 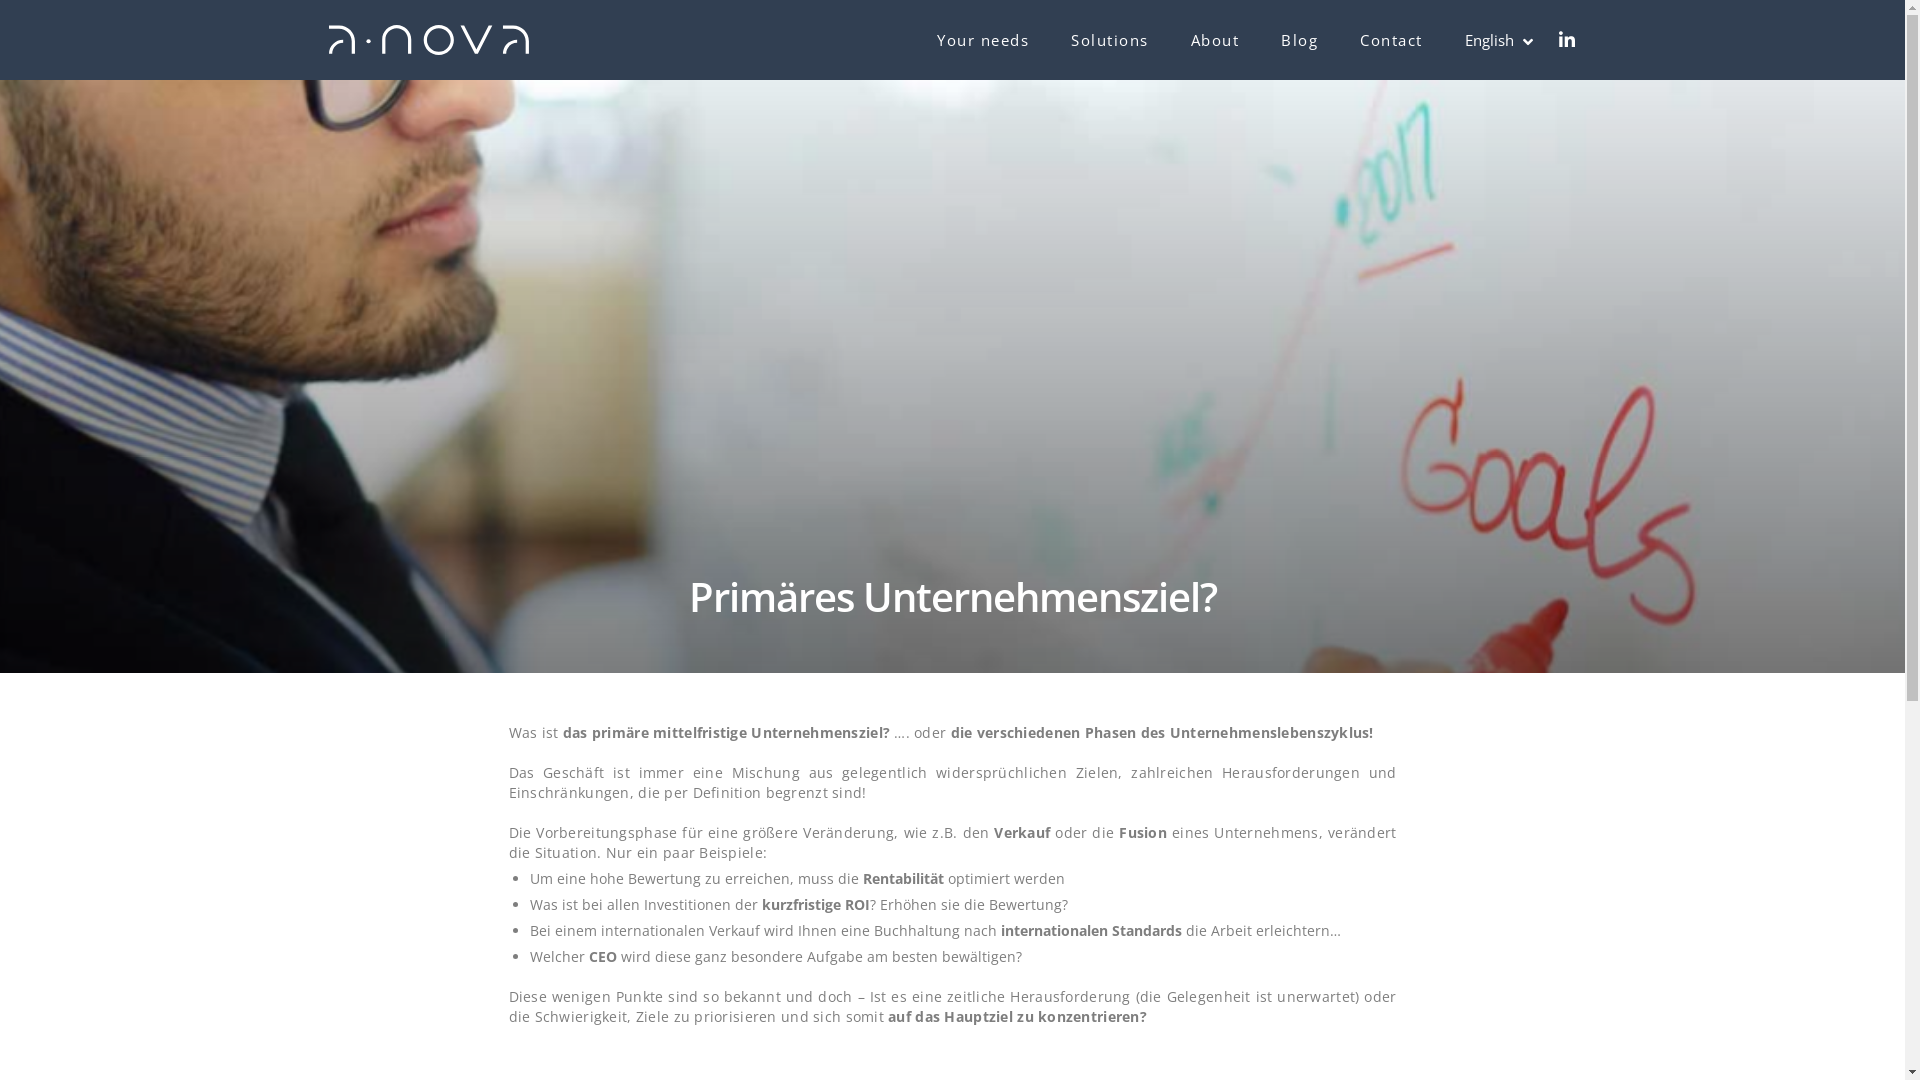 What do you see at coordinates (663, 819) in the screenshot?
I see `'Blog'` at bounding box center [663, 819].